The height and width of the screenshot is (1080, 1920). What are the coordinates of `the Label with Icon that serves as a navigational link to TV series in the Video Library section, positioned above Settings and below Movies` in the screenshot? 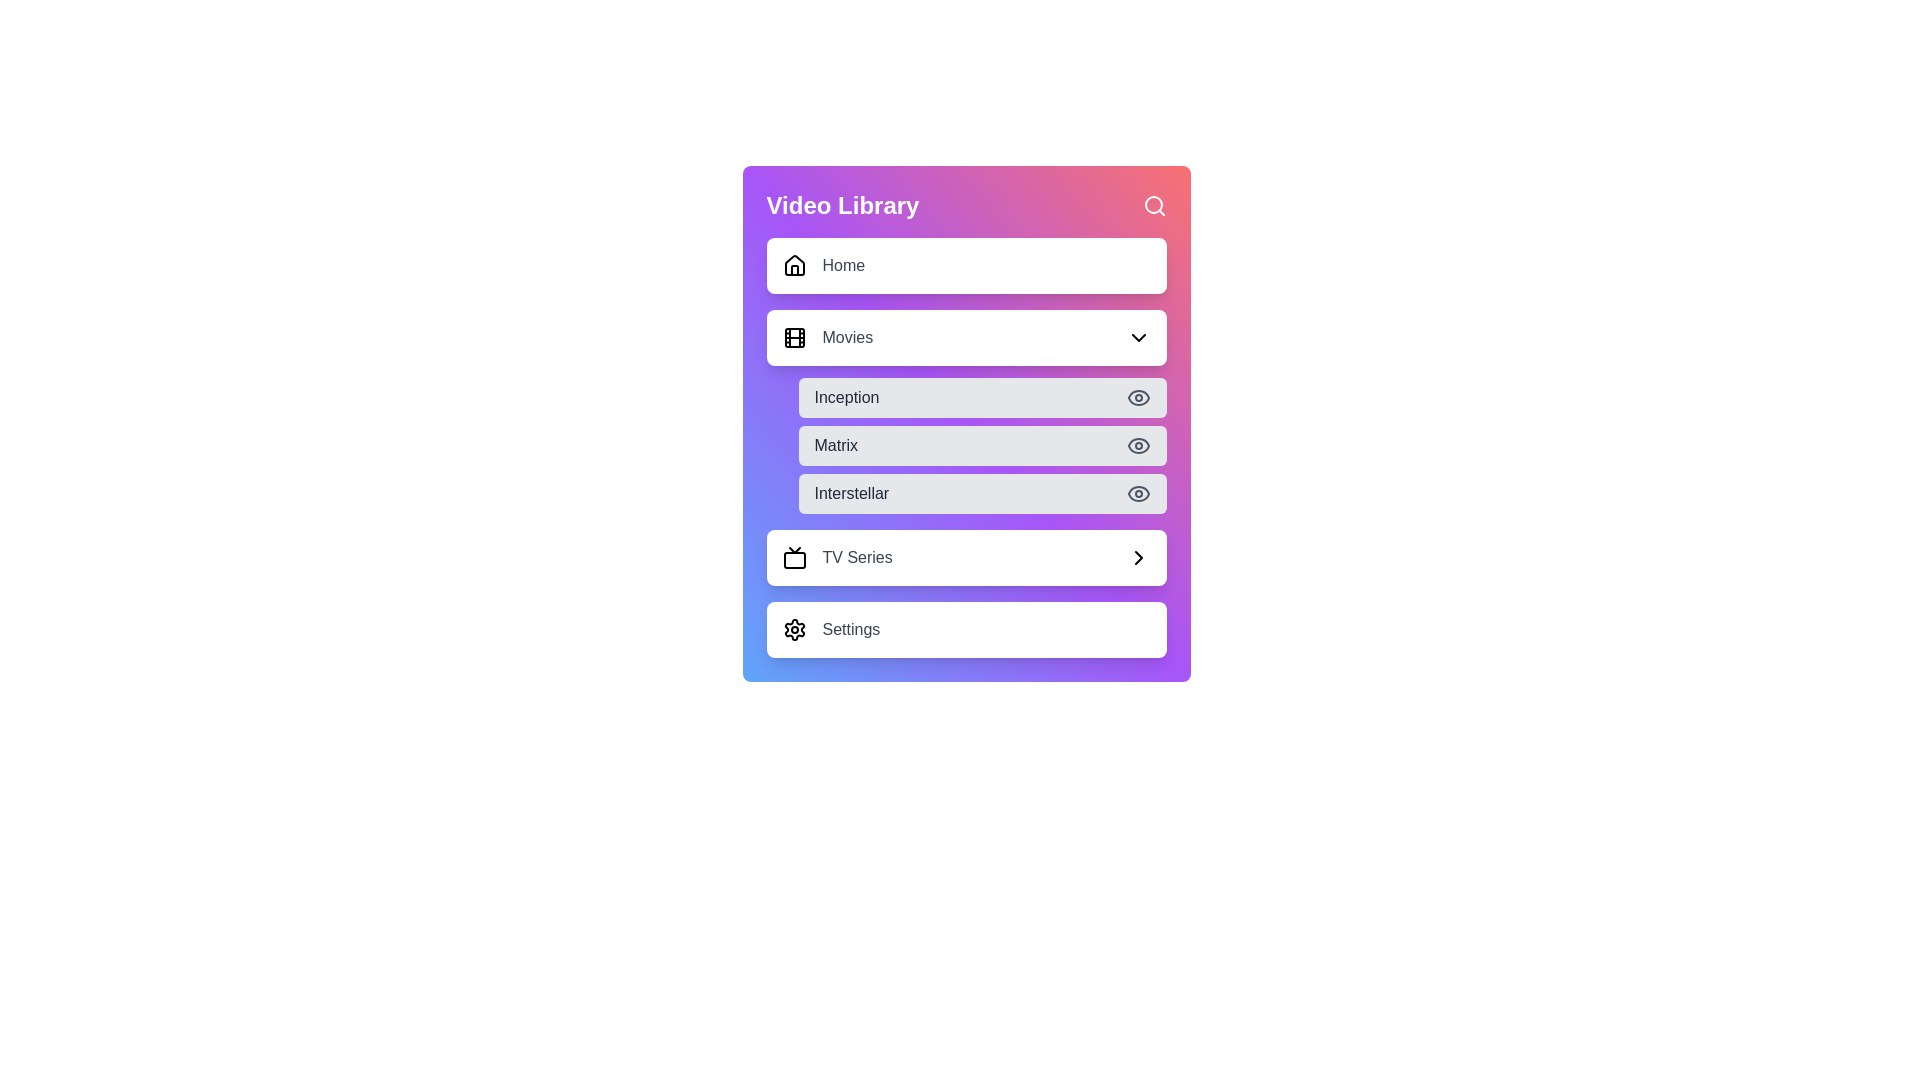 It's located at (837, 558).